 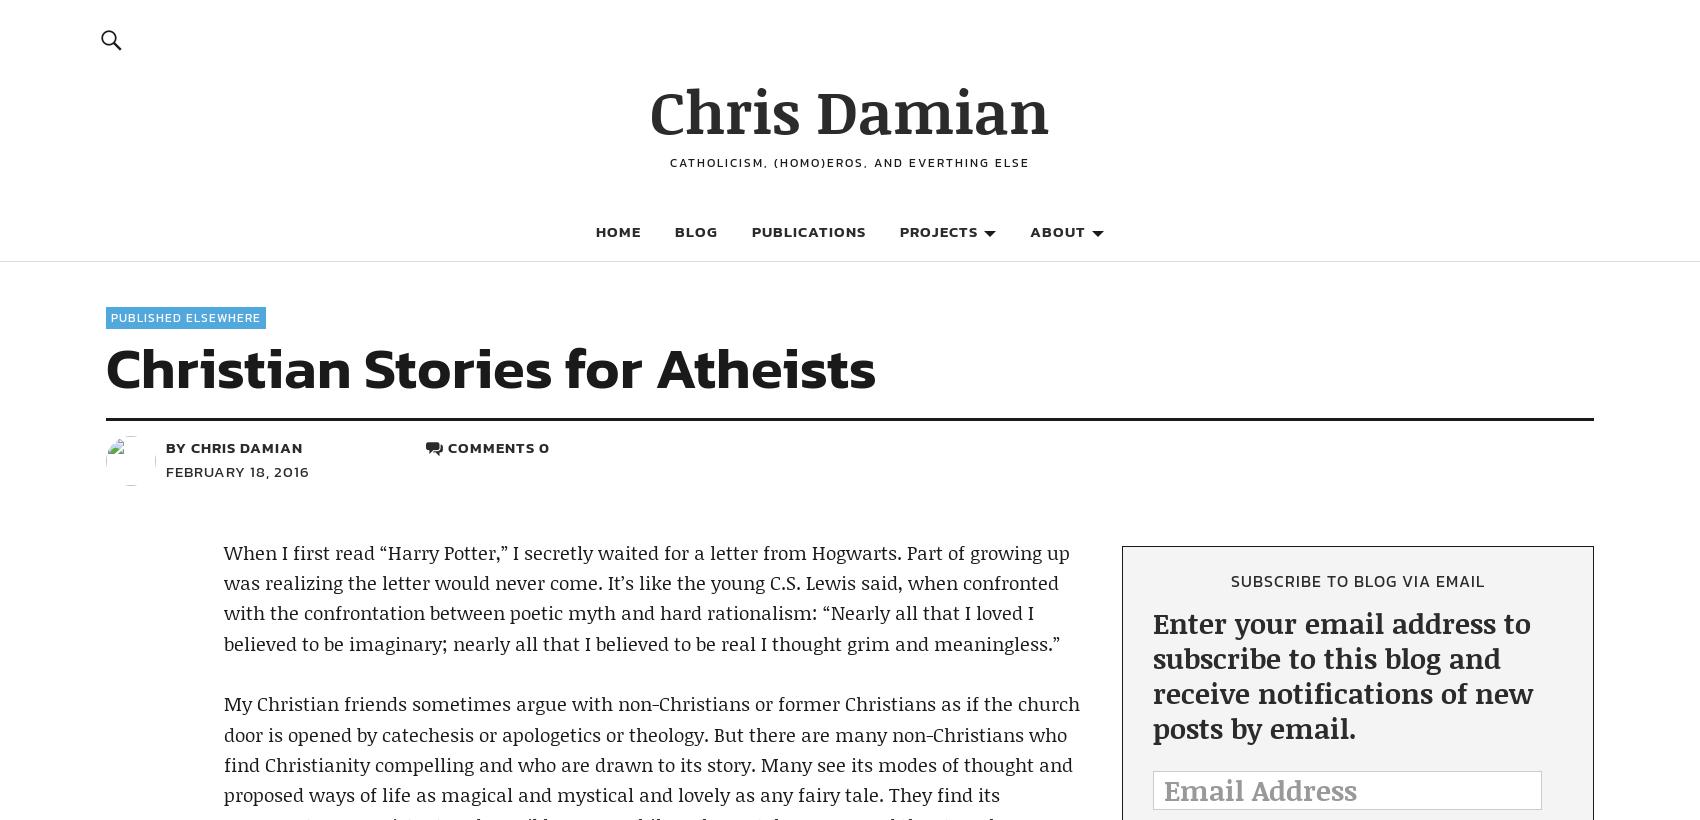 What do you see at coordinates (651, 167) in the screenshot?
I see `'Or perhaps it is driven by a hope we’ll discover something that will change our lives. I wonder if, at some level, to live is to wait for the stories, the experiences, the letters that will open up the world for us, that will take us beyond the dreariness of the everyday and give us something to hope for that’s more than ephemeral fiction. We want to fall in love or fall back in love with life, even when, like Lewis, we’re sure that love doesn’t exist.'` at bounding box center [651, 167].